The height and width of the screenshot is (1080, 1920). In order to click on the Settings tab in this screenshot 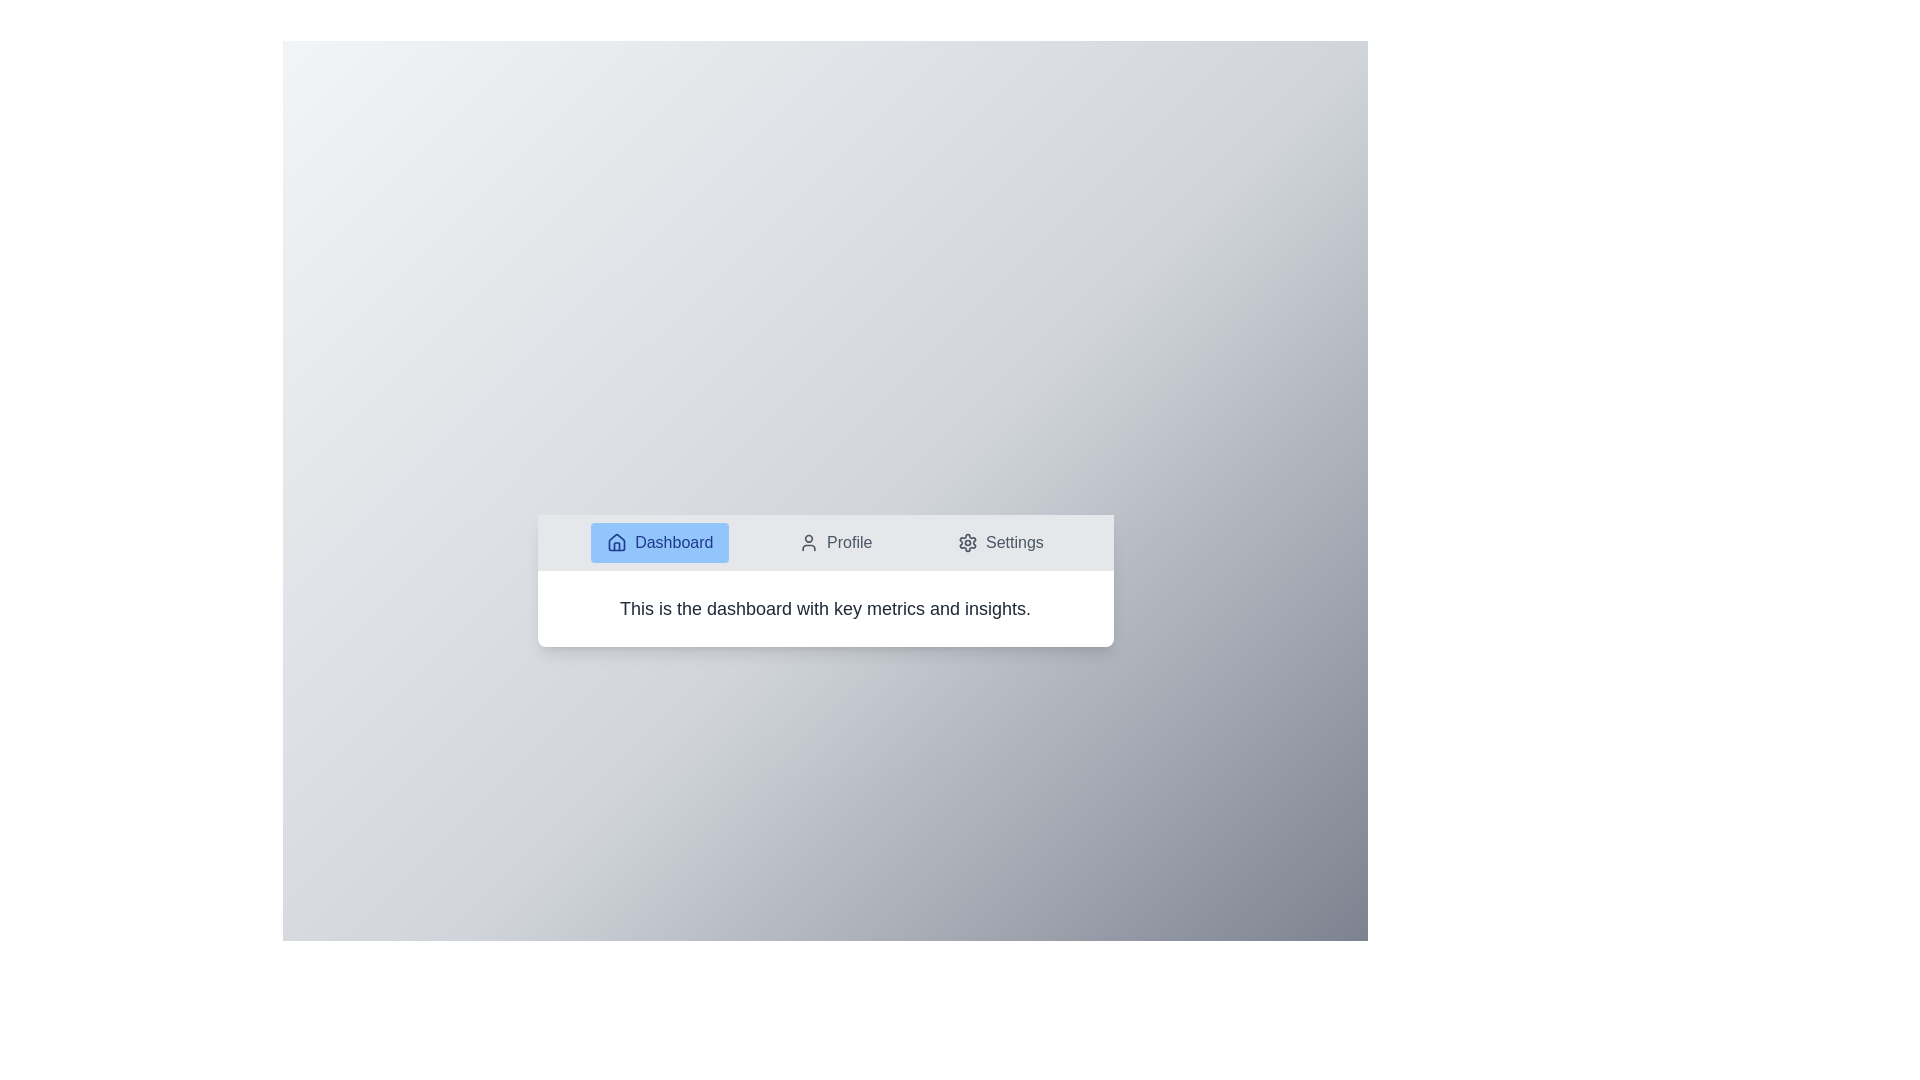, I will do `click(999, 543)`.